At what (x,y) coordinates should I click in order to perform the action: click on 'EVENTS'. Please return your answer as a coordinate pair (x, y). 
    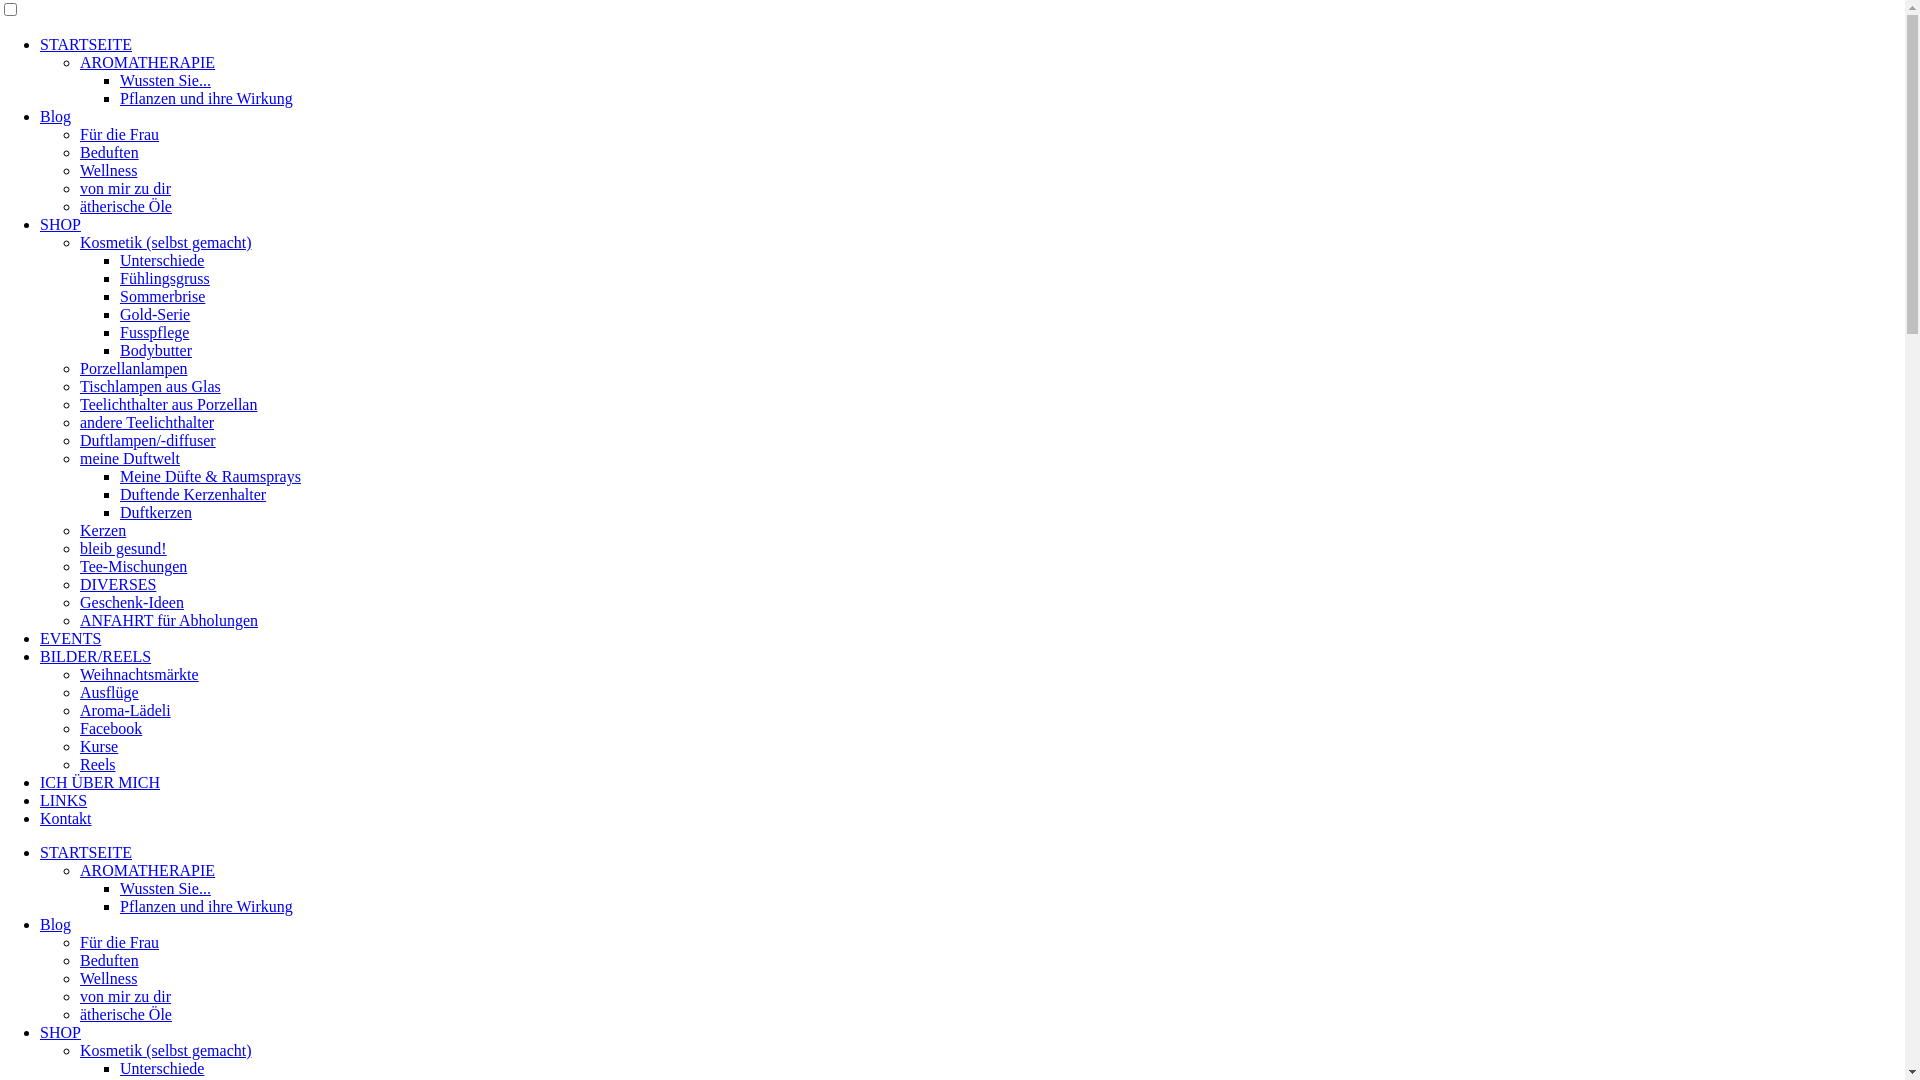
    Looking at the image, I should click on (70, 638).